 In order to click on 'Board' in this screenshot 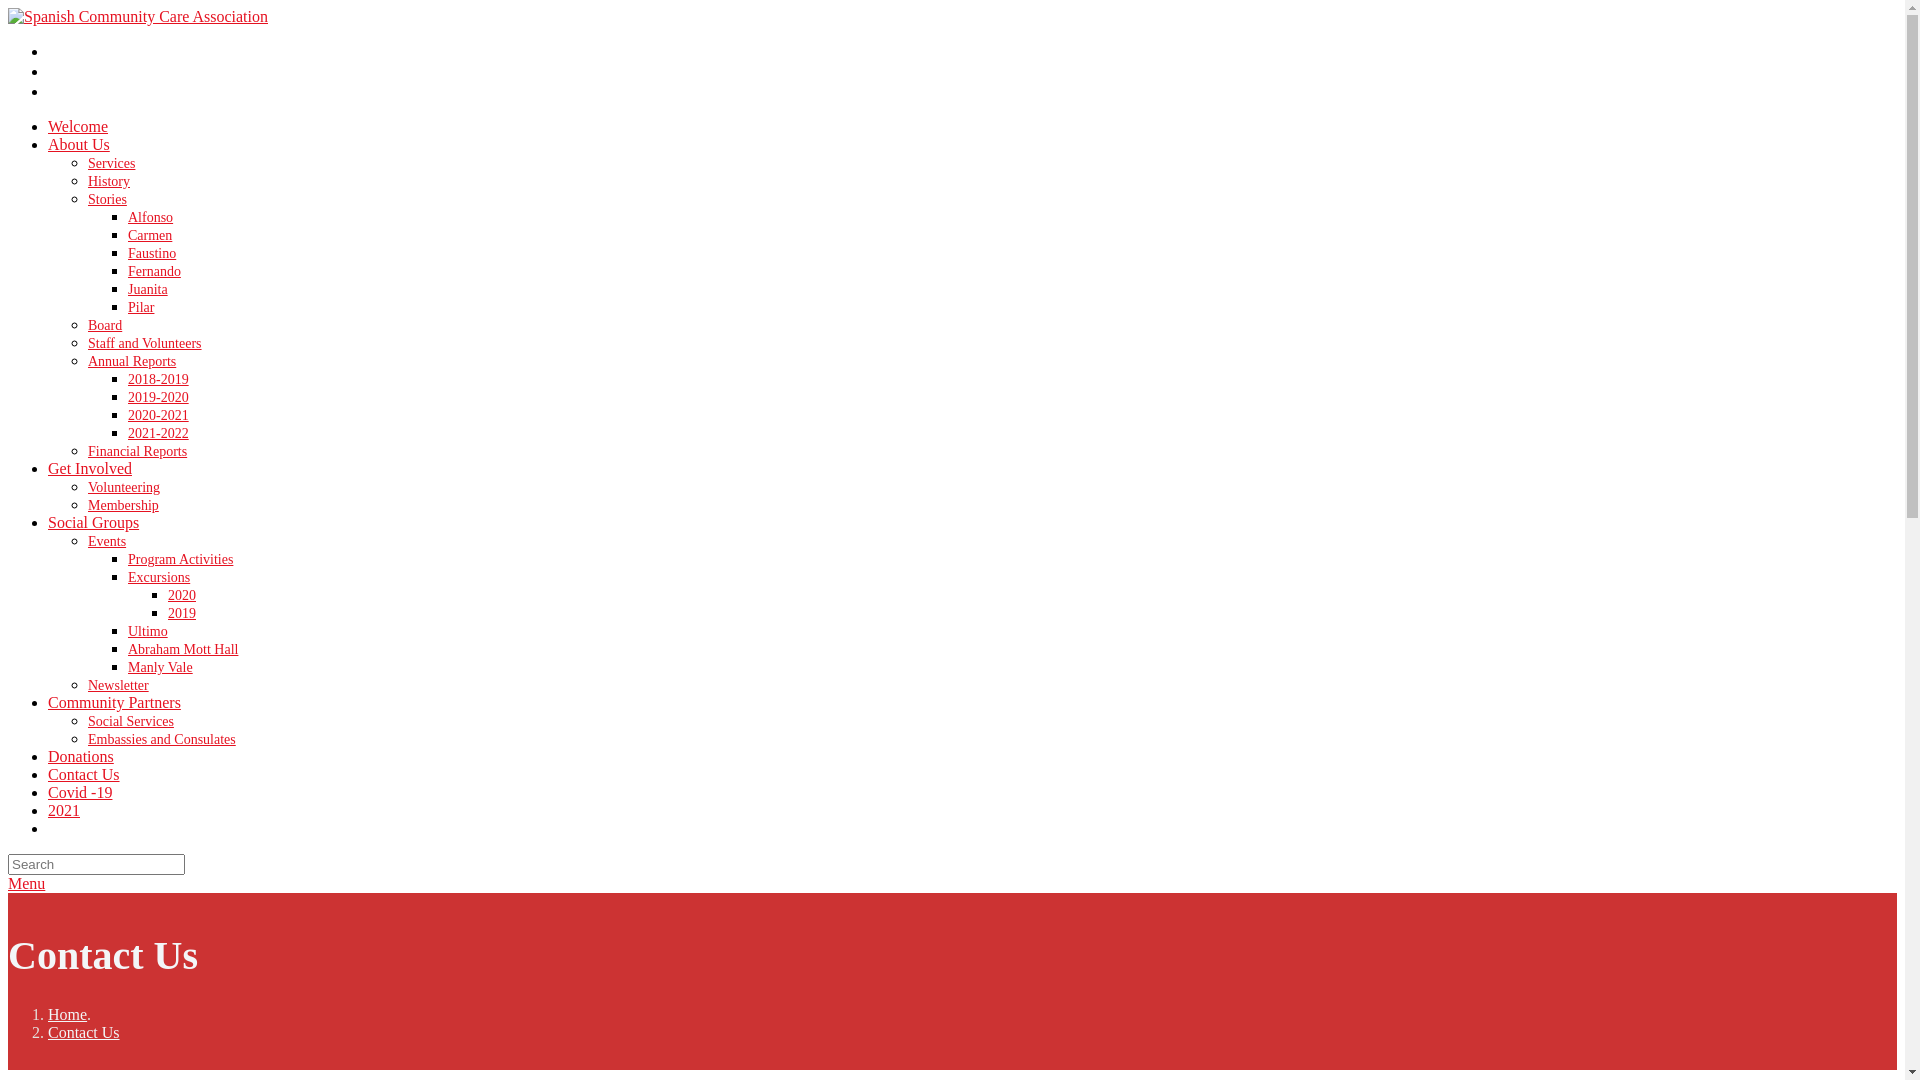, I will do `click(104, 324)`.